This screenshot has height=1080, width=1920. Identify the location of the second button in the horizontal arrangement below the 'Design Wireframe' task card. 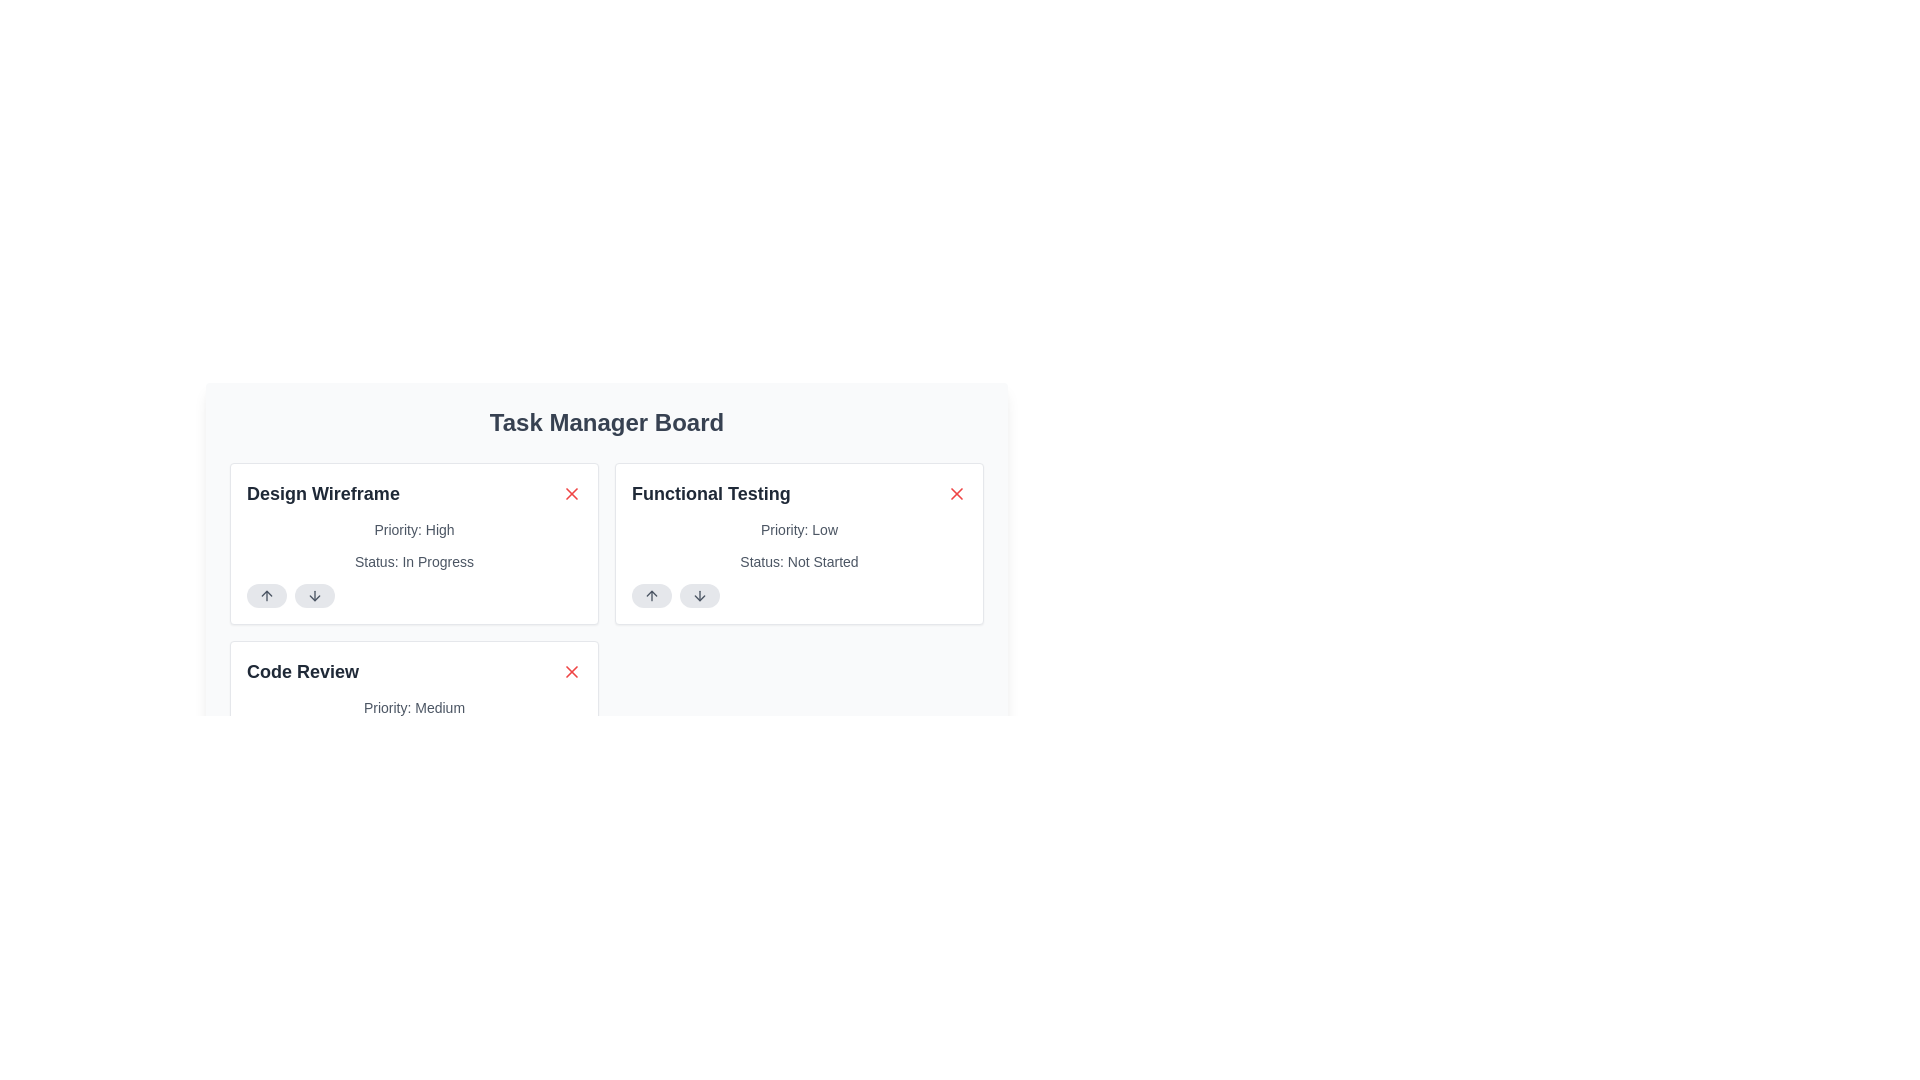
(314, 595).